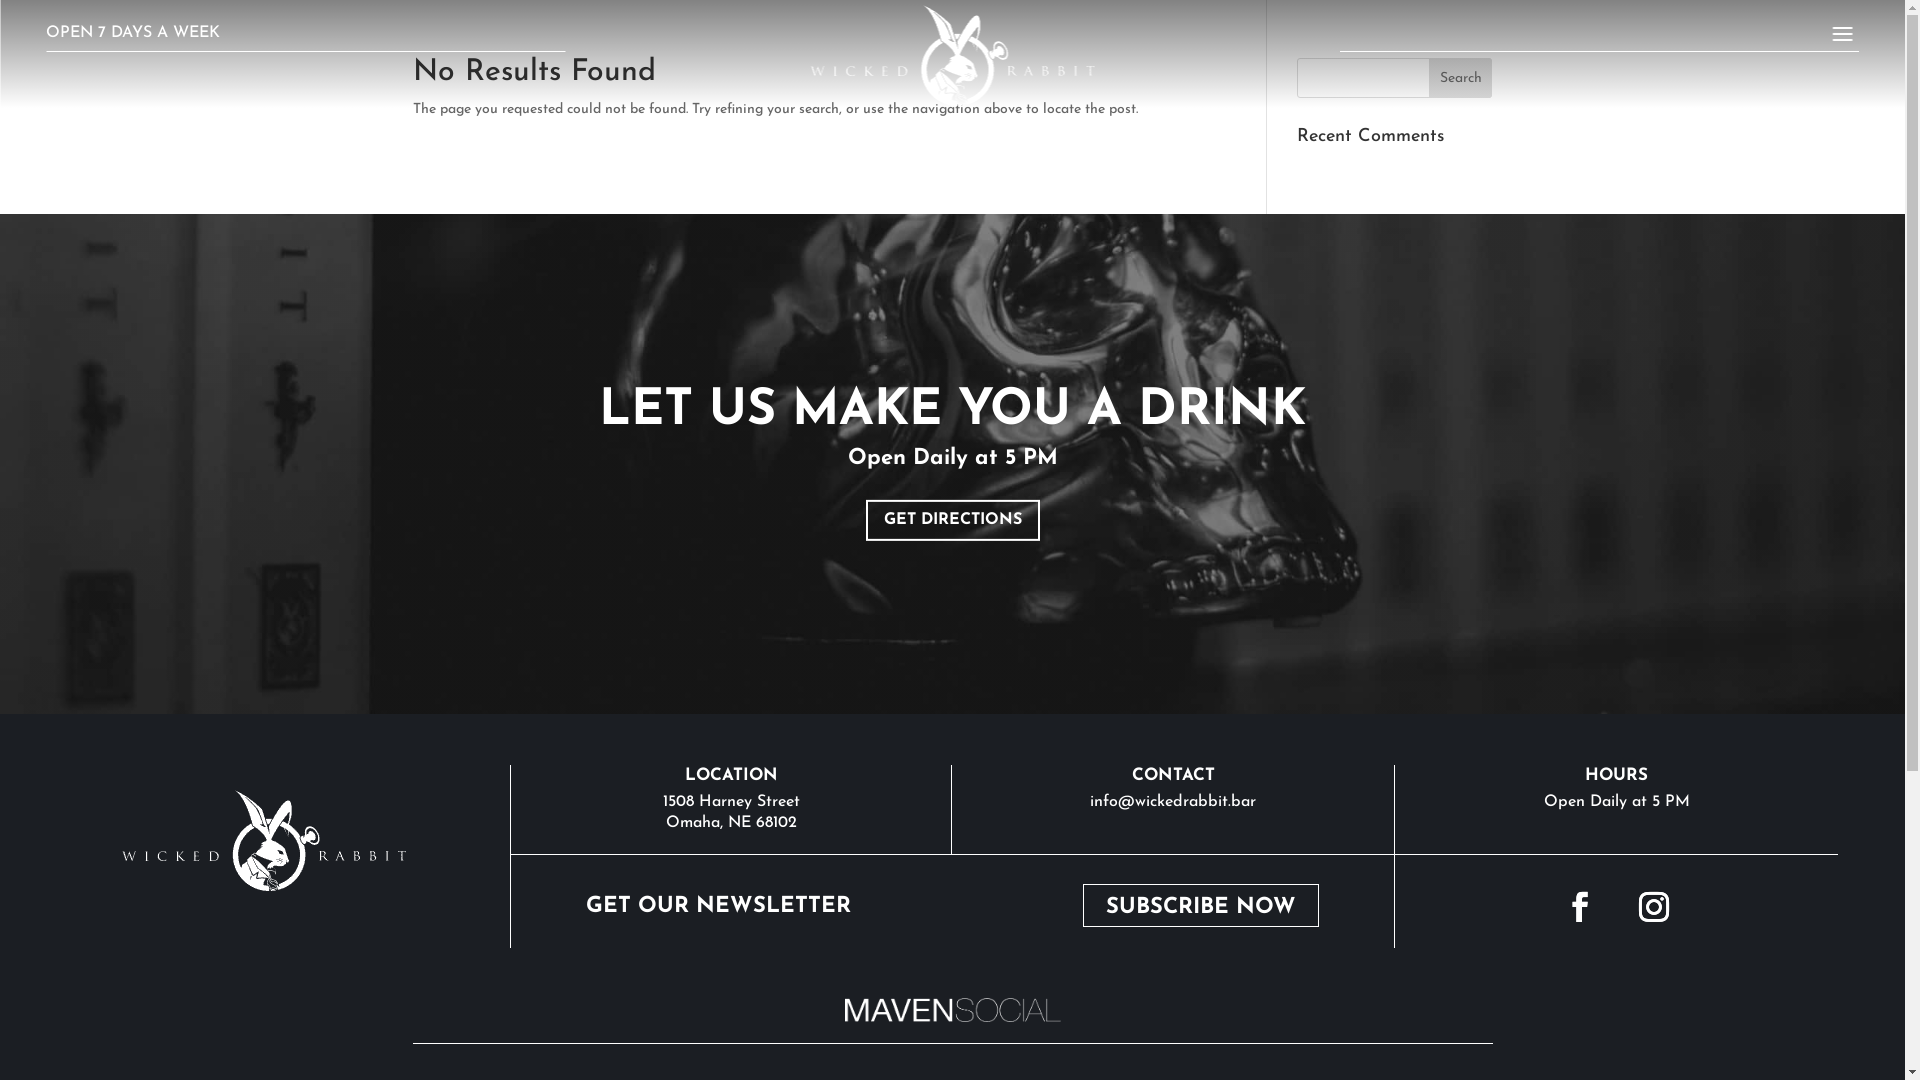  What do you see at coordinates (1172, 801) in the screenshot?
I see `'info@wickedrabbit.bar'` at bounding box center [1172, 801].